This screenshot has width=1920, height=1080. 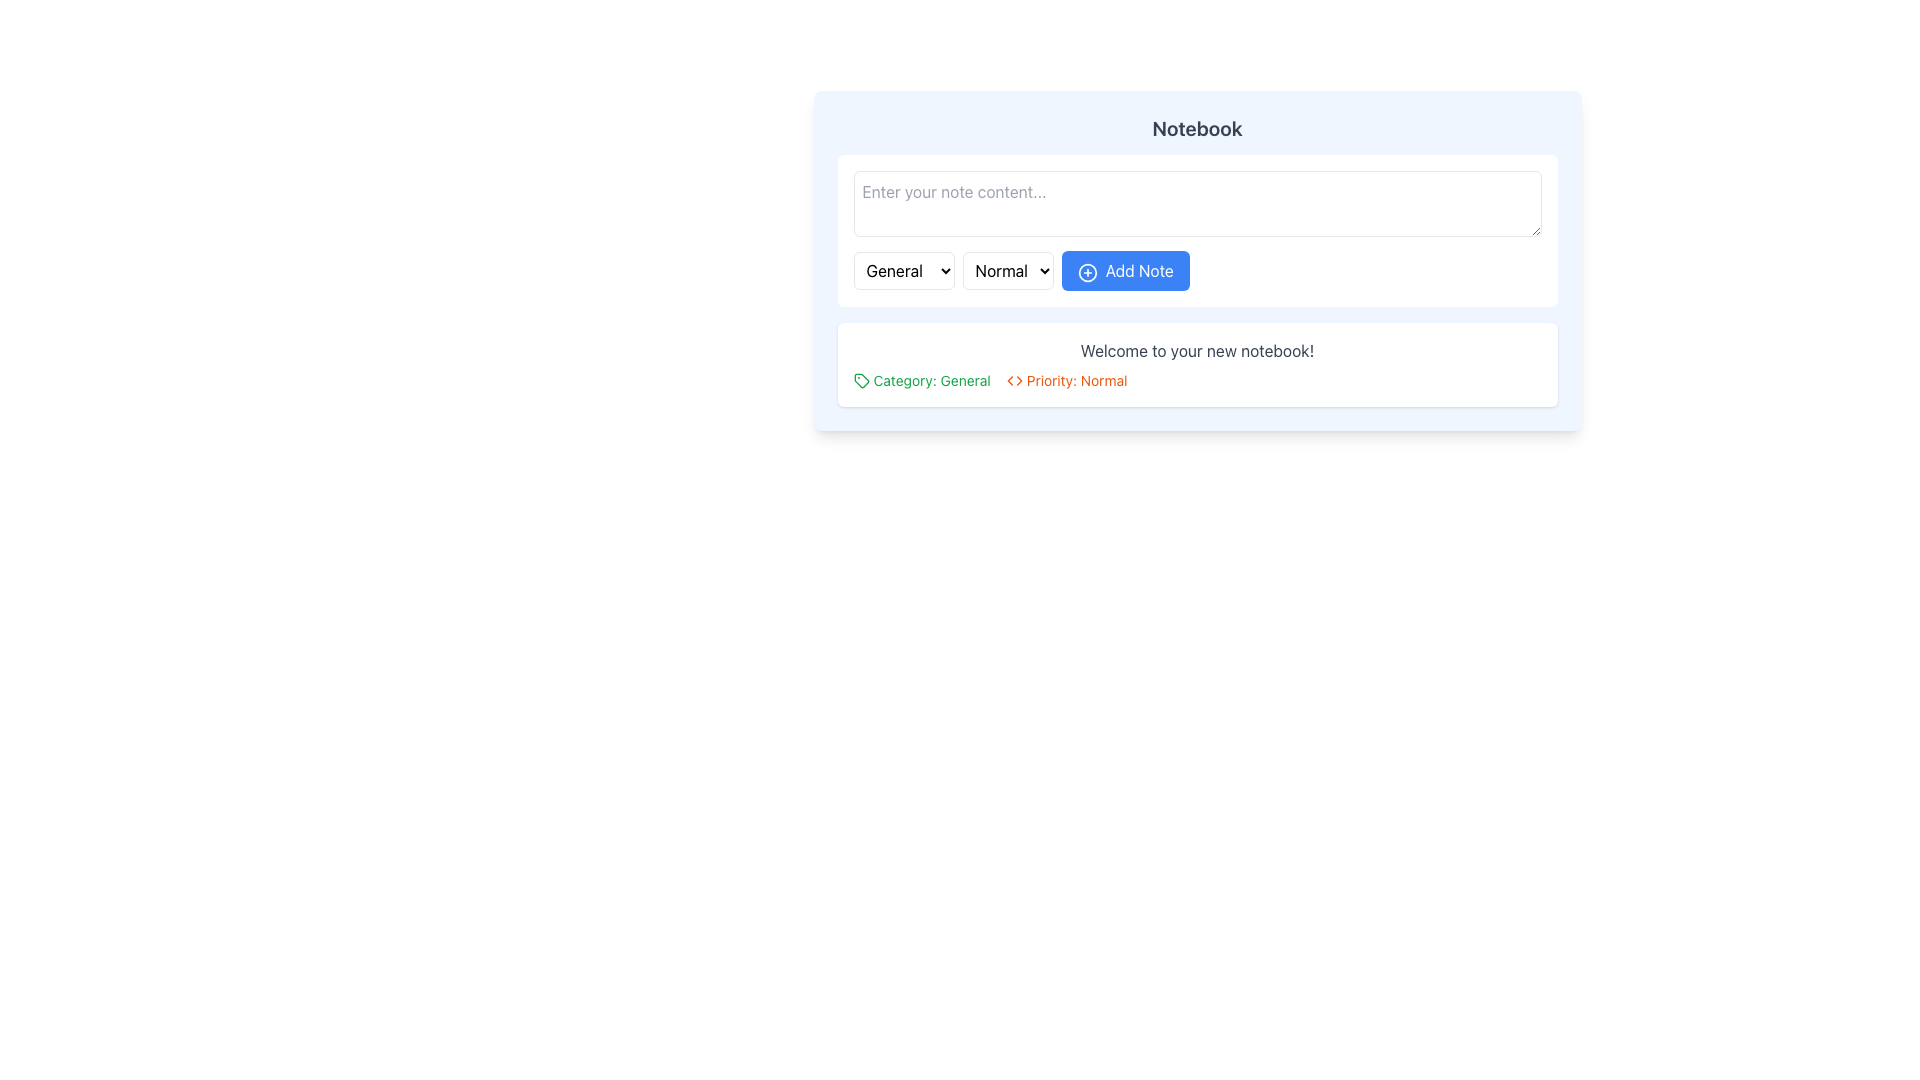 What do you see at coordinates (861, 381) in the screenshot?
I see `the icon element that resembles a tag or label, which is a polygonal shape with a pointed corner, located in the lower-left corner of the central content area` at bounding box center [861, 381].